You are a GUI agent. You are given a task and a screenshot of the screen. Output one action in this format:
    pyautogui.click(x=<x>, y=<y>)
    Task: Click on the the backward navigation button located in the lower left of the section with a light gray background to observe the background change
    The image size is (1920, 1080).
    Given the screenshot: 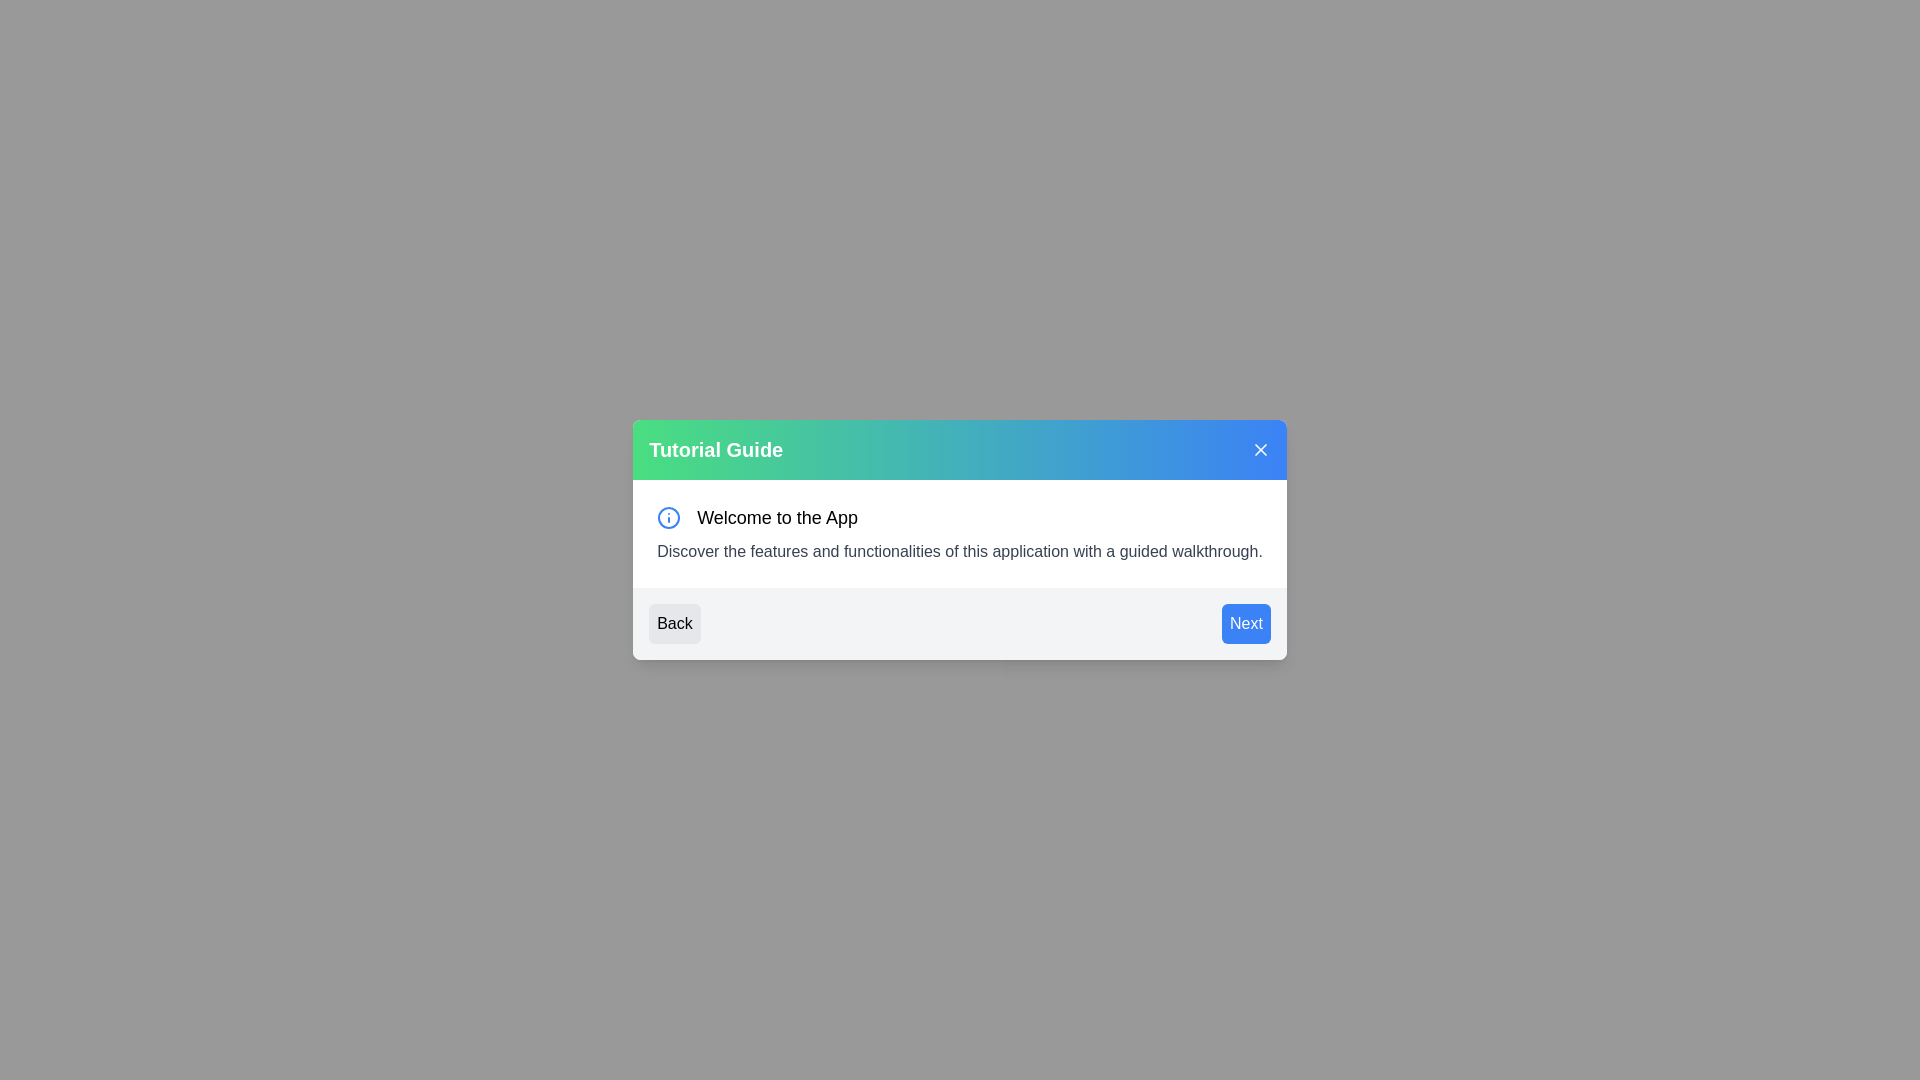 What is the action you would take?
    pyautogui.click(x=674, y=623)
    